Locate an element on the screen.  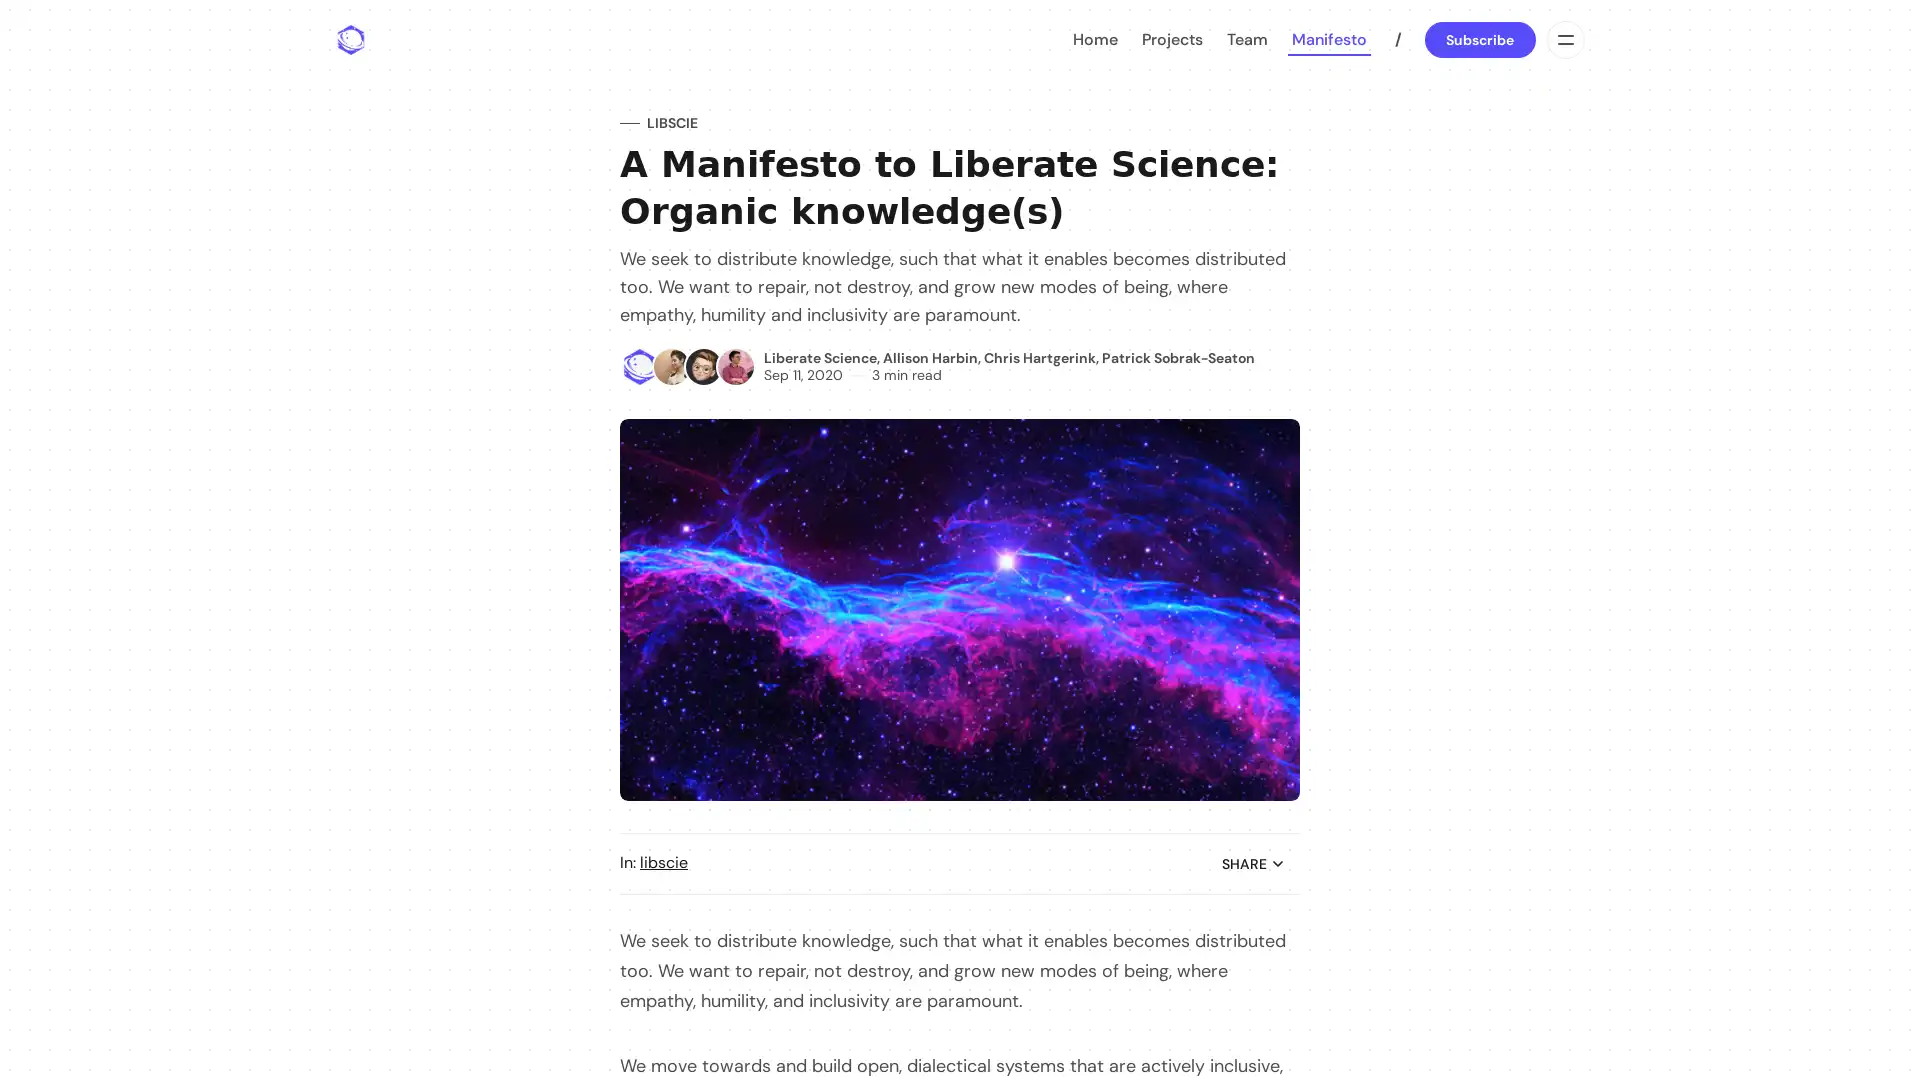
SHARE is located at coordinates (1252, 863).